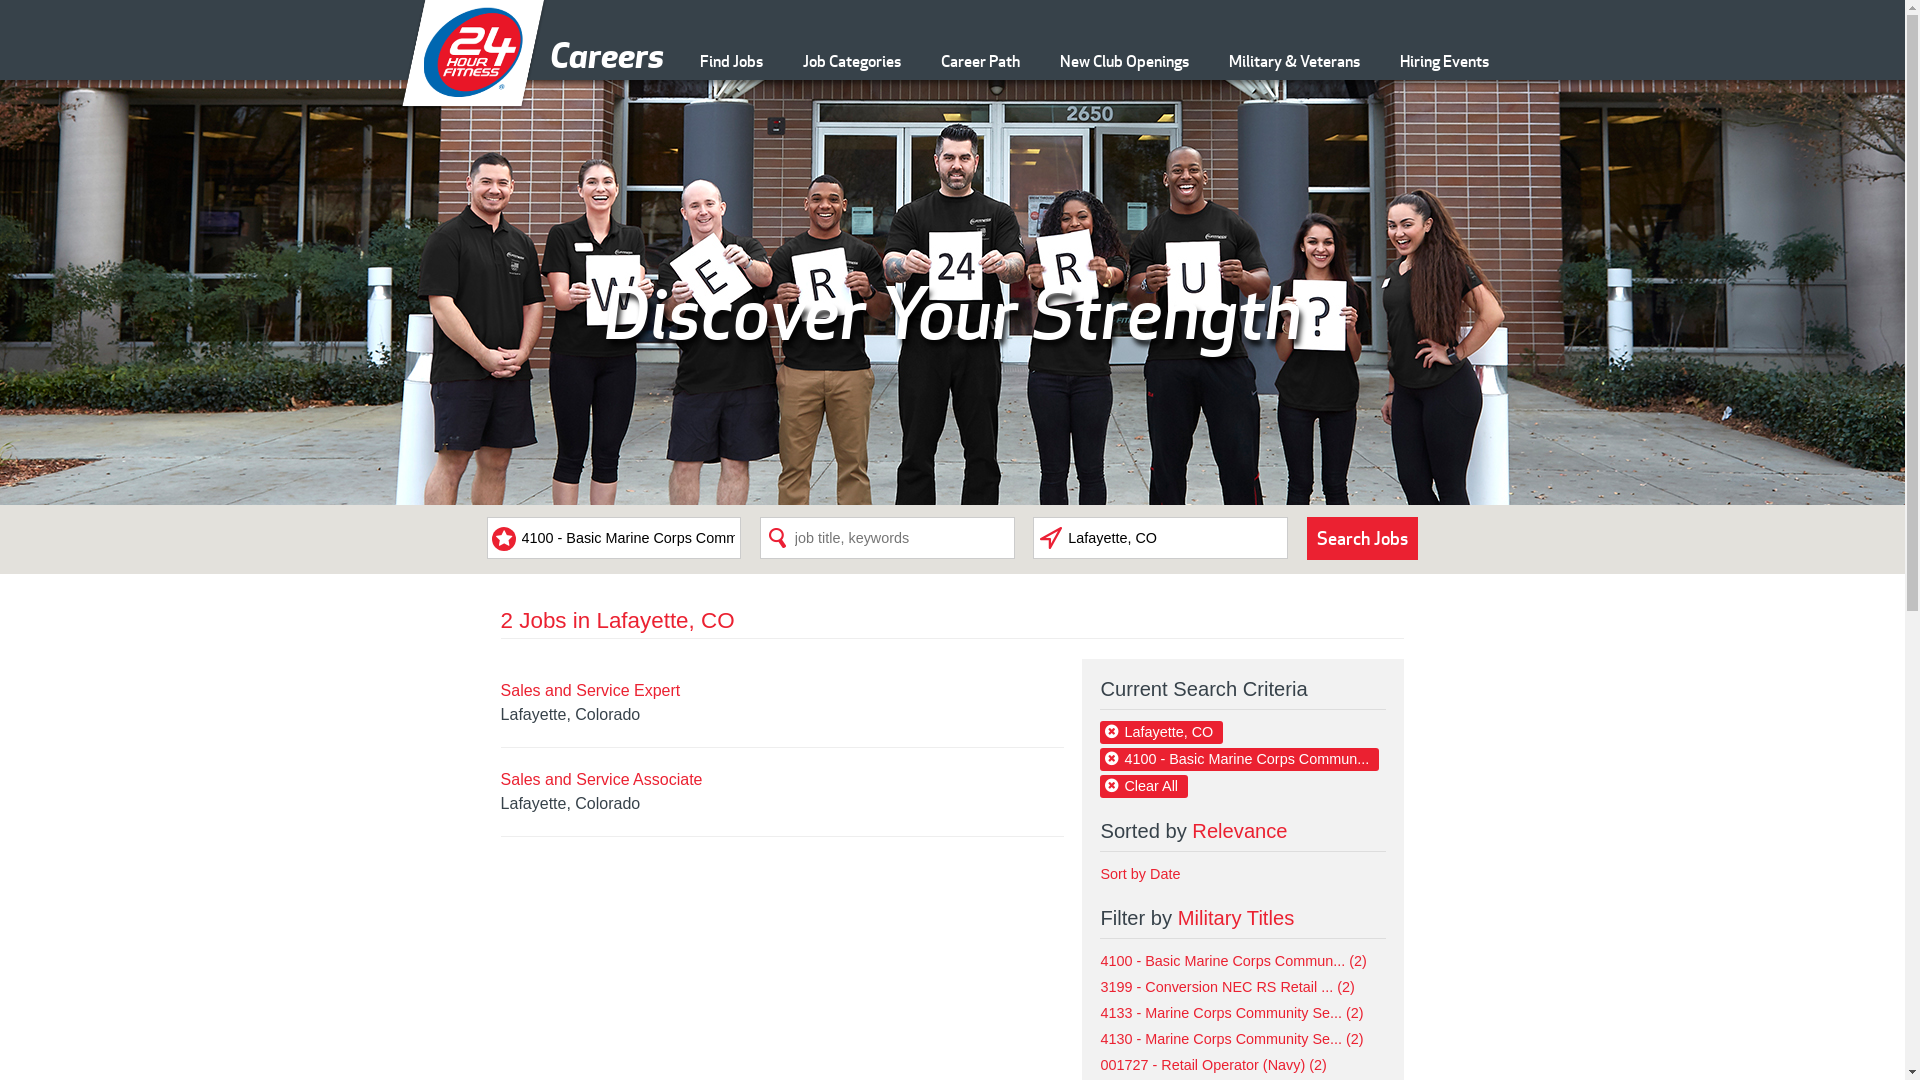 The height and width of the screenshot is (1080, 1920). What do you see at coordinates (589, 689) in the screenshot?
I see `'Sales and Service Expert'` at bounding box center [589, 689].